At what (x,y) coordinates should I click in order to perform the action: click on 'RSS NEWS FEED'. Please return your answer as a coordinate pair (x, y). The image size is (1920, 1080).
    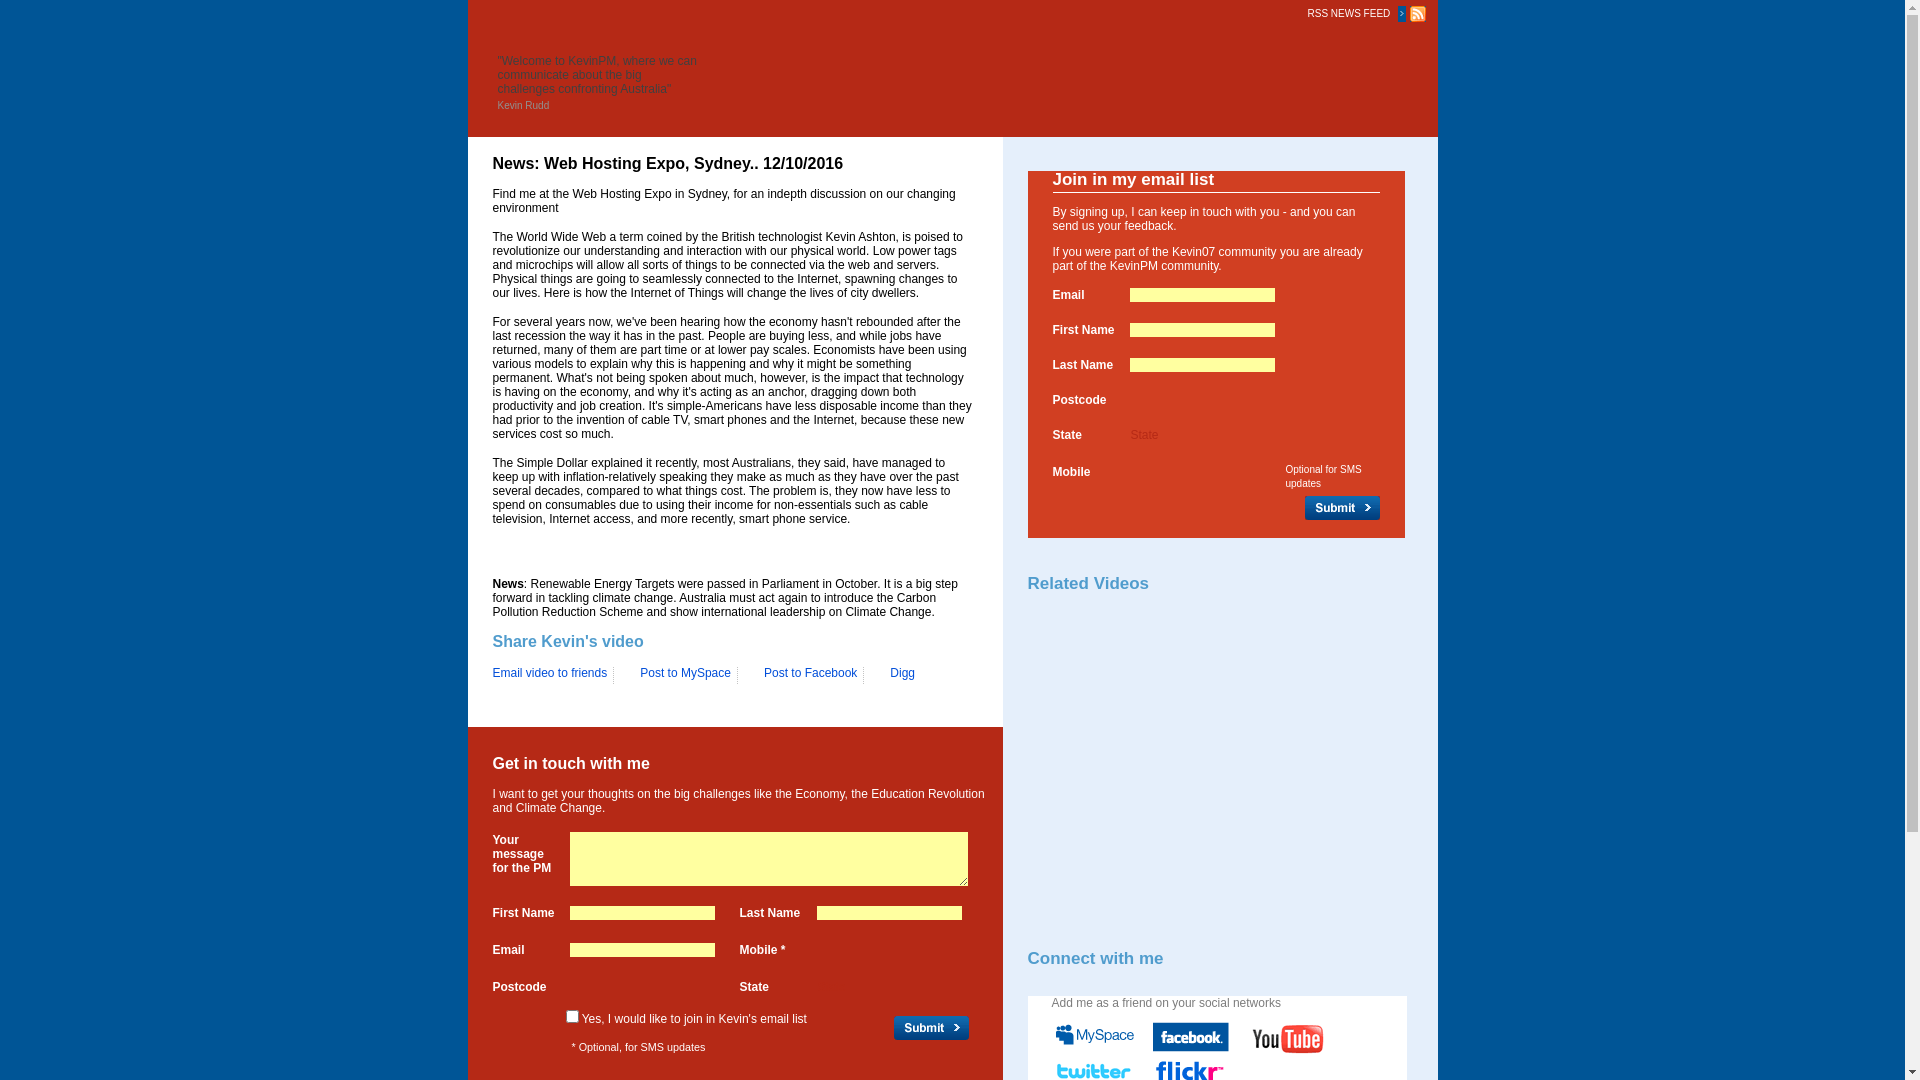
    Looking at the image, I should click on (1352, 12).